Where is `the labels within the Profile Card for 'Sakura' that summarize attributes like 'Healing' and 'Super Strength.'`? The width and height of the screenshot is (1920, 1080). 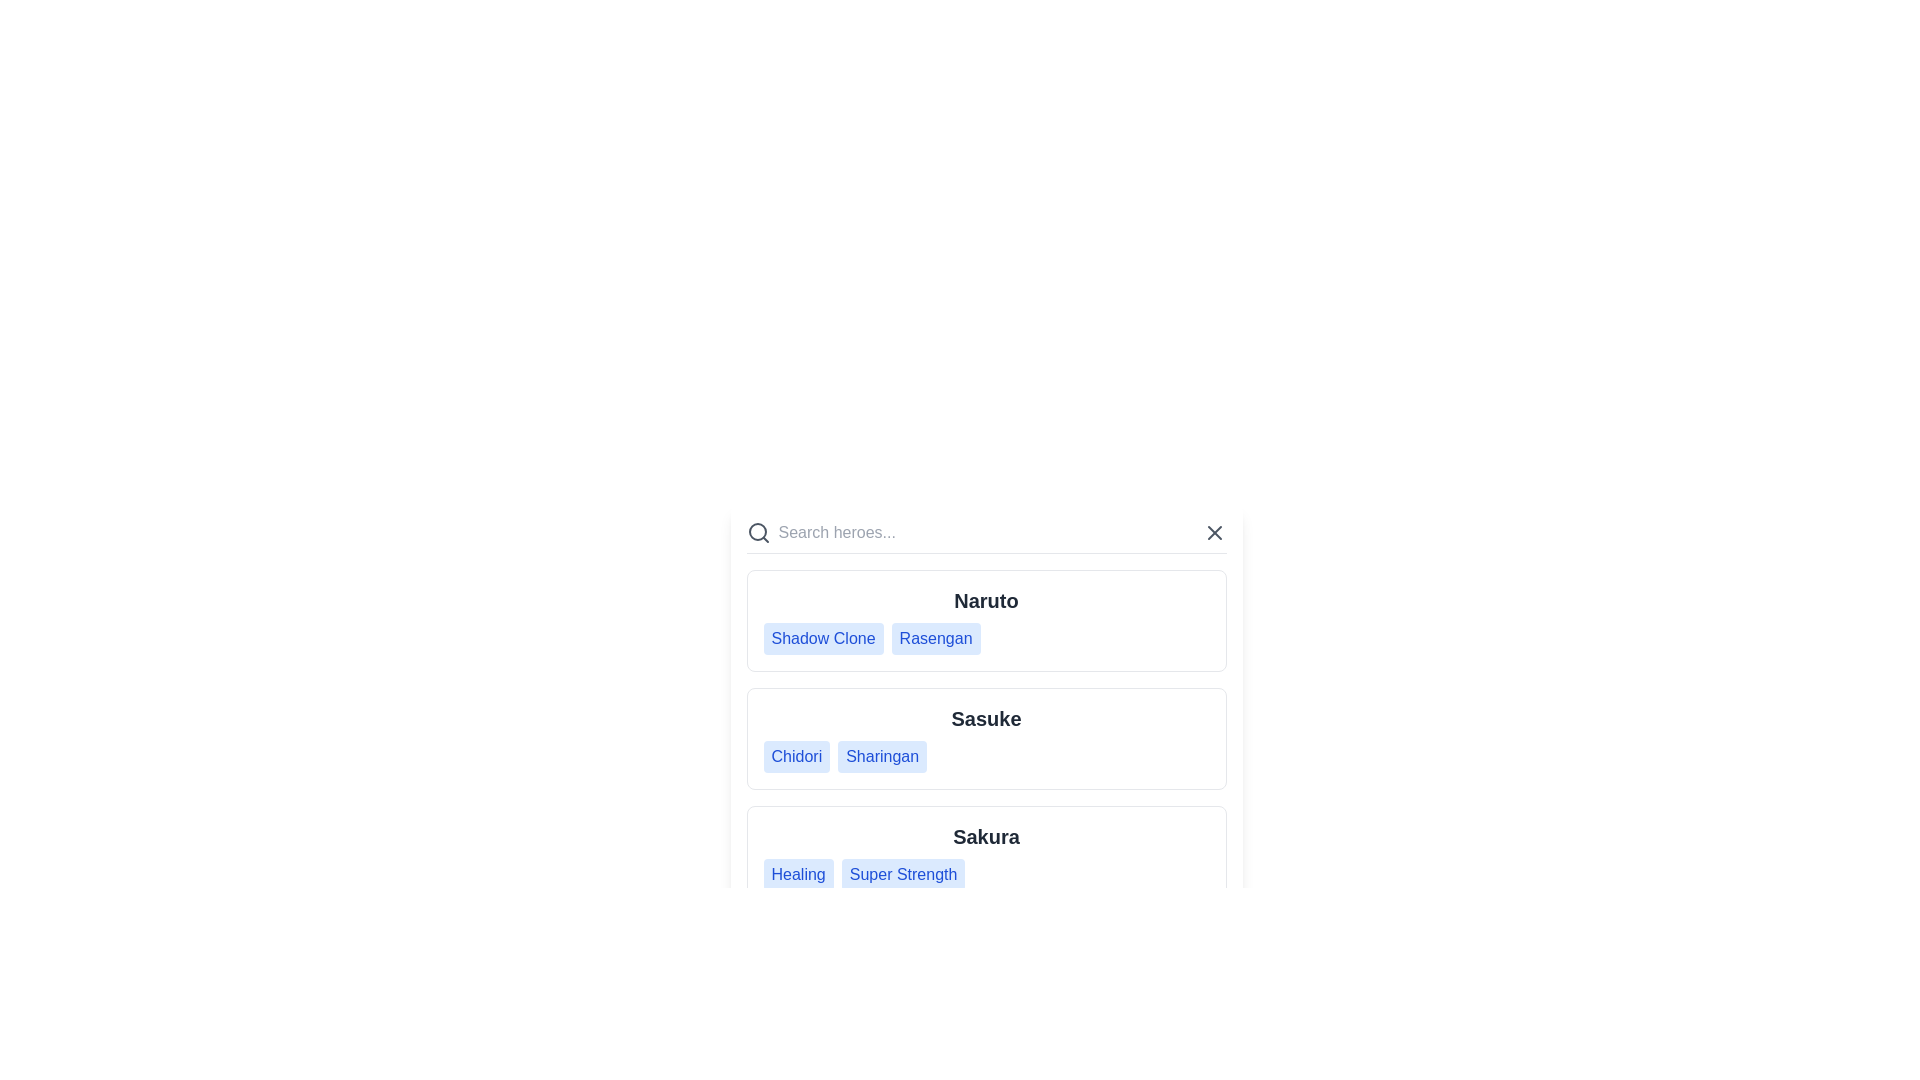 the labels within the Profile Card for 'Sakura' that summarize attributes like 'Healing' and 'Super Strength.' is located at coordinates (986, 855).